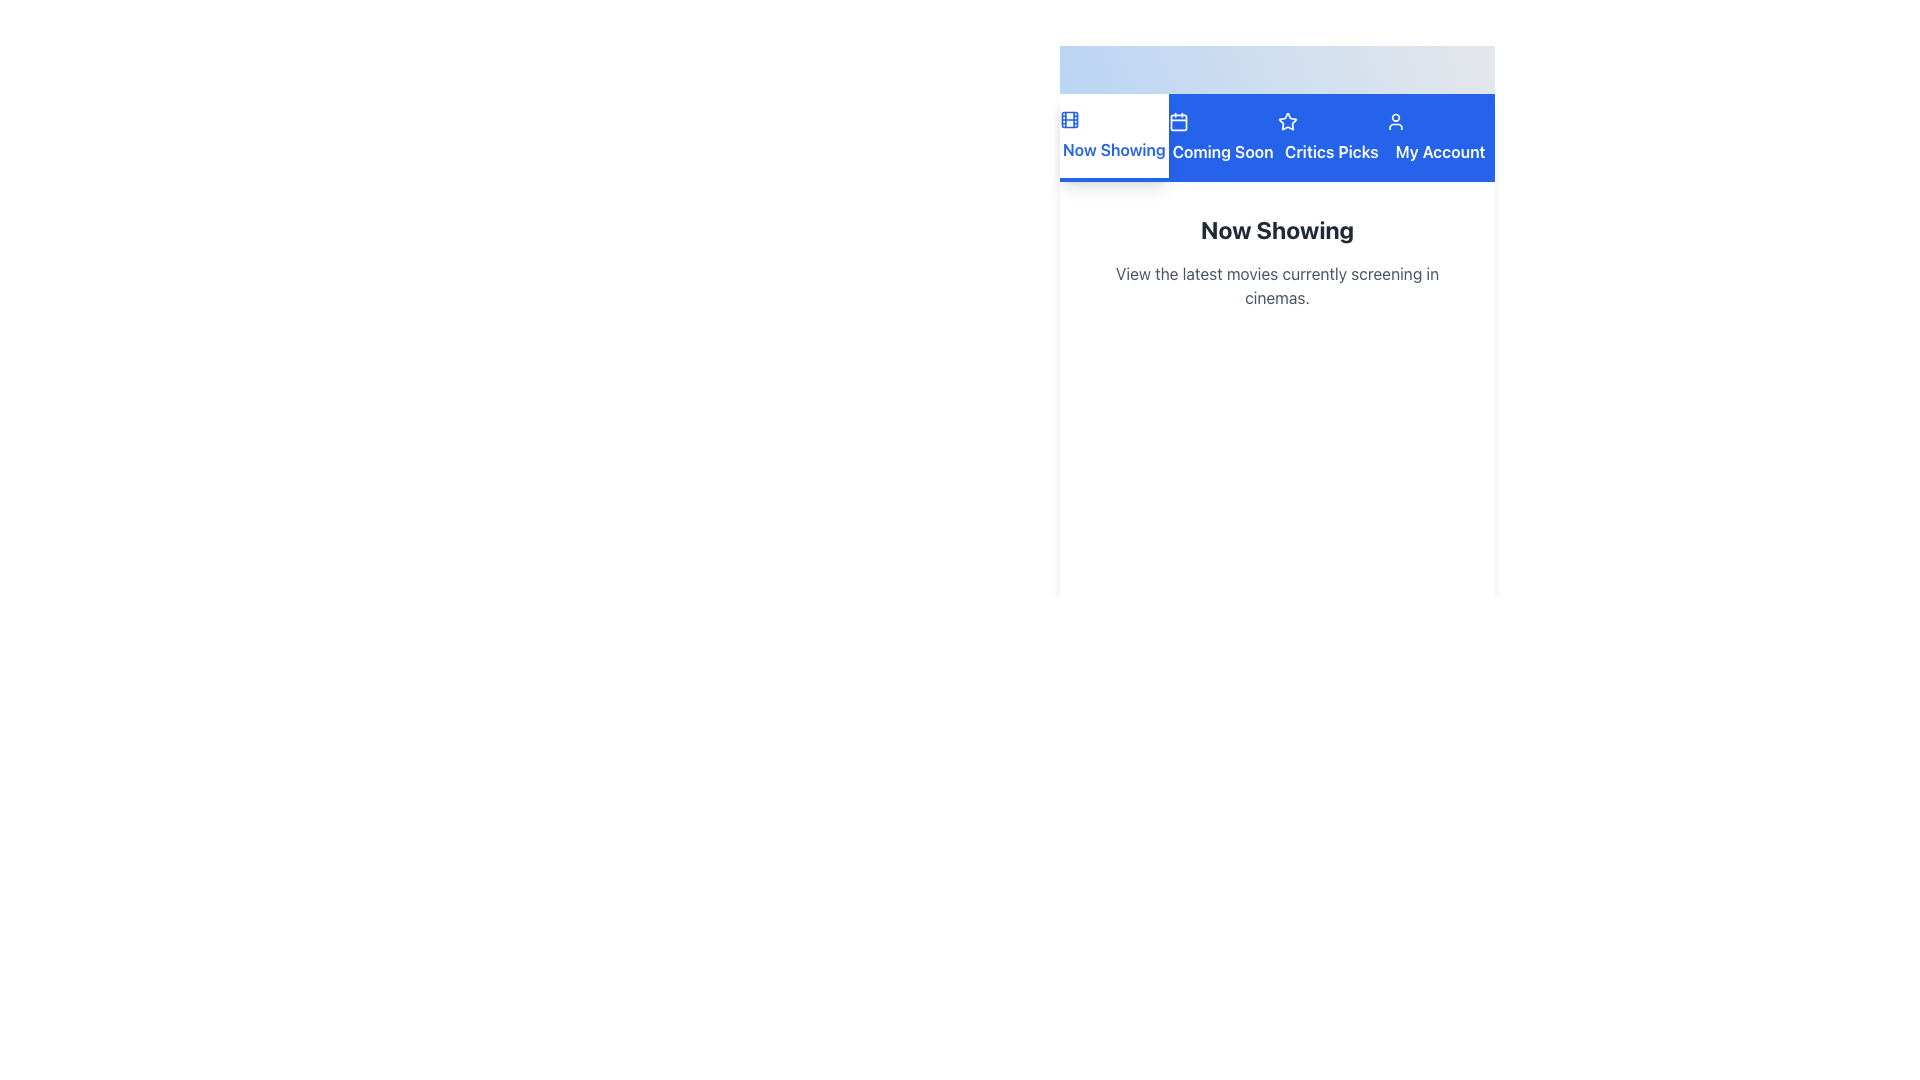 The height and width of the screenshot is (1080, 1920). I want to click on the 'Critics Picks' button which contains a star-shaped icon with a hollow outline, so click(1287, 122).